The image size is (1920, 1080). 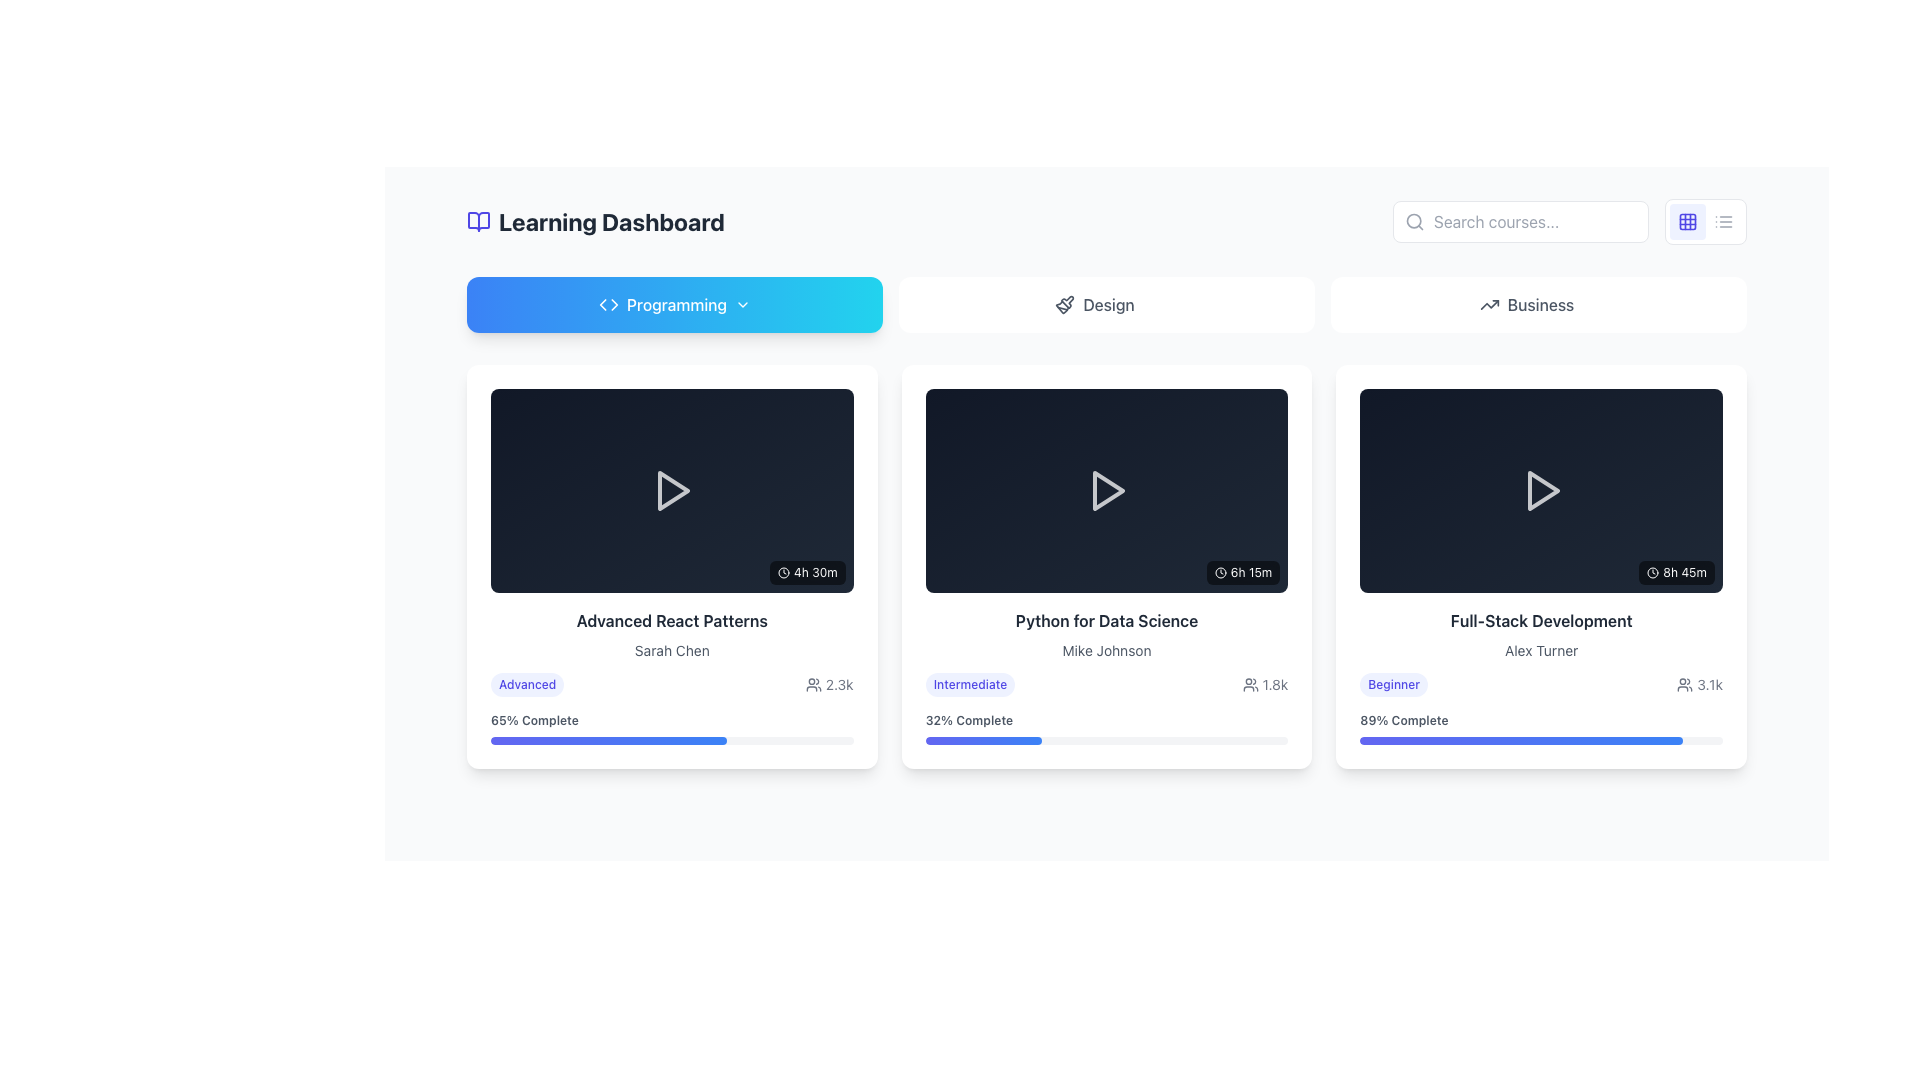 What do you see at coordinates (807, 572) in the screenshot?
I see `the text '4h 30m' with an embedded clock icon in the bottom right corner of the 'Advanced React Patterns' card` at bounding box center [807, 572].